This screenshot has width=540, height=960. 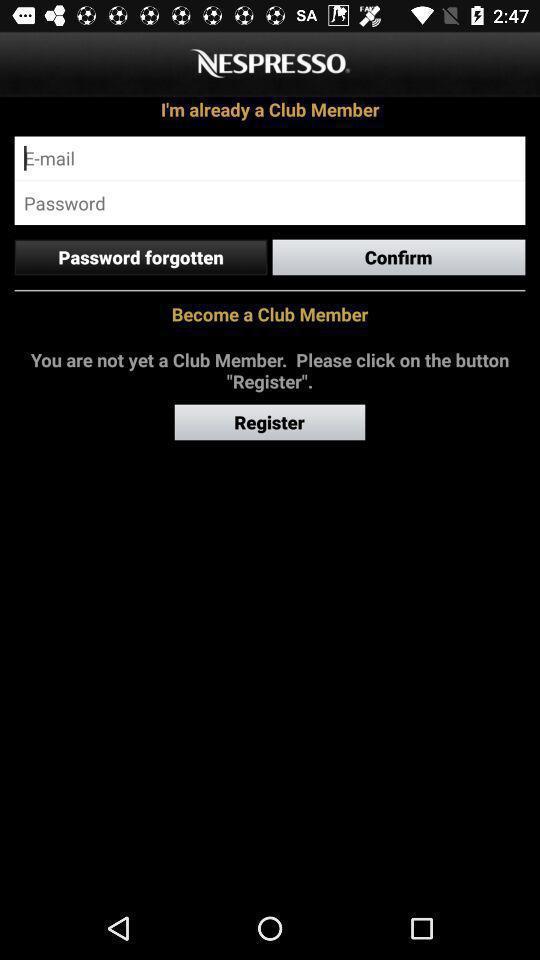 I want to click on password, so click(x=270, y=203).